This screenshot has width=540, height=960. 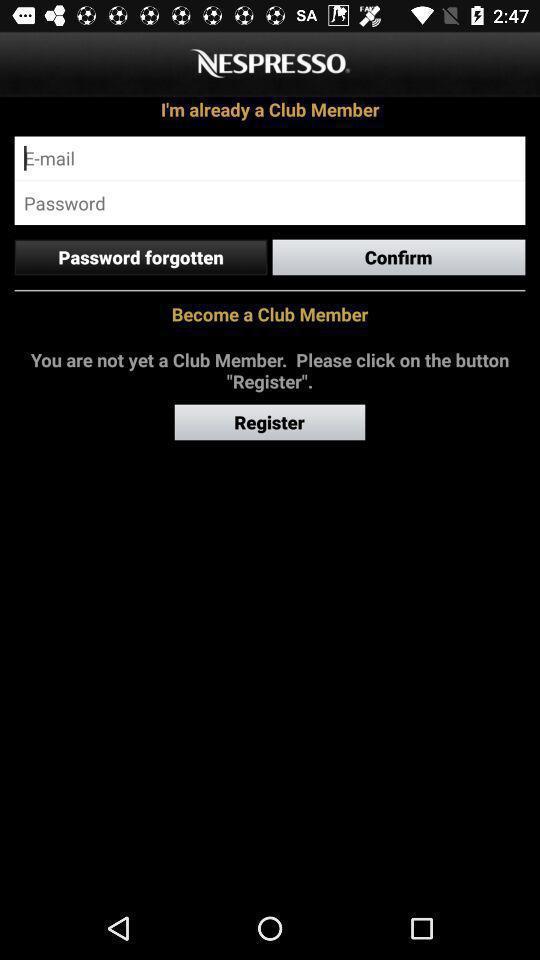 I want to click on password, so click(x=270, y=203).